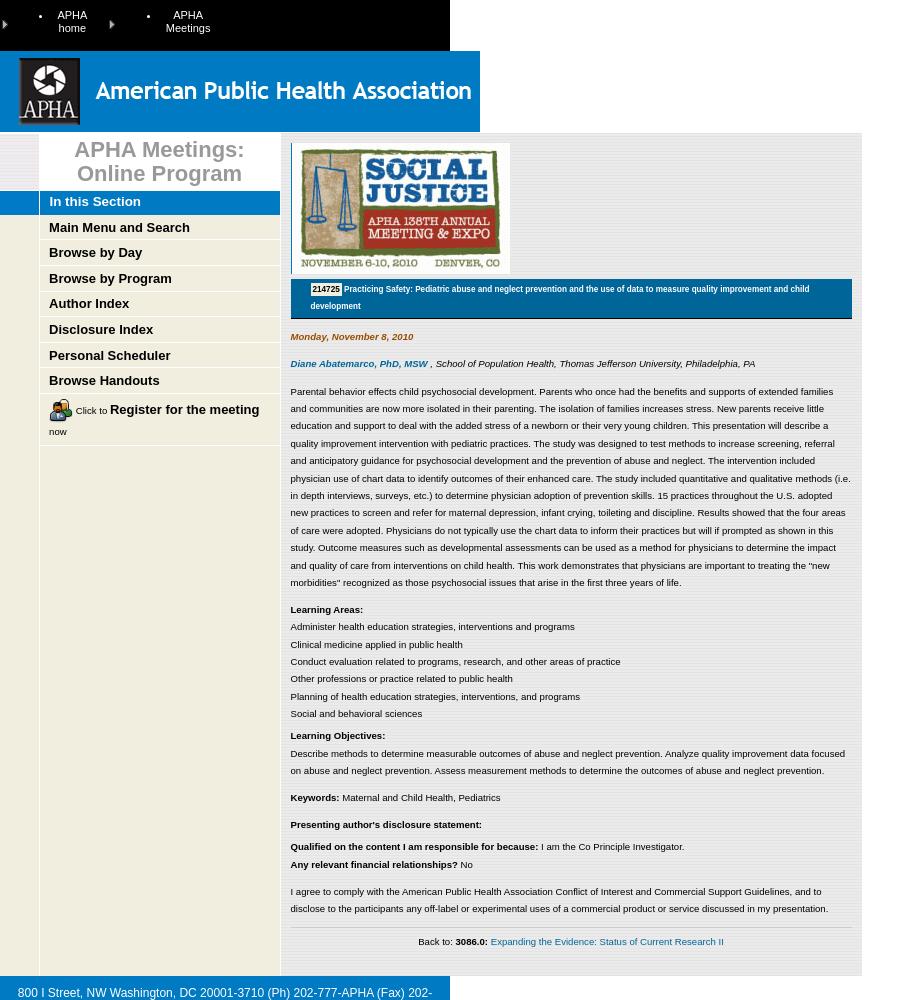 Image resolution: width=901 pixels, height=1000 pixels. Describe the element at coordinates (314, 797) in the screenshot. I see `'Keywords:'` at that location.